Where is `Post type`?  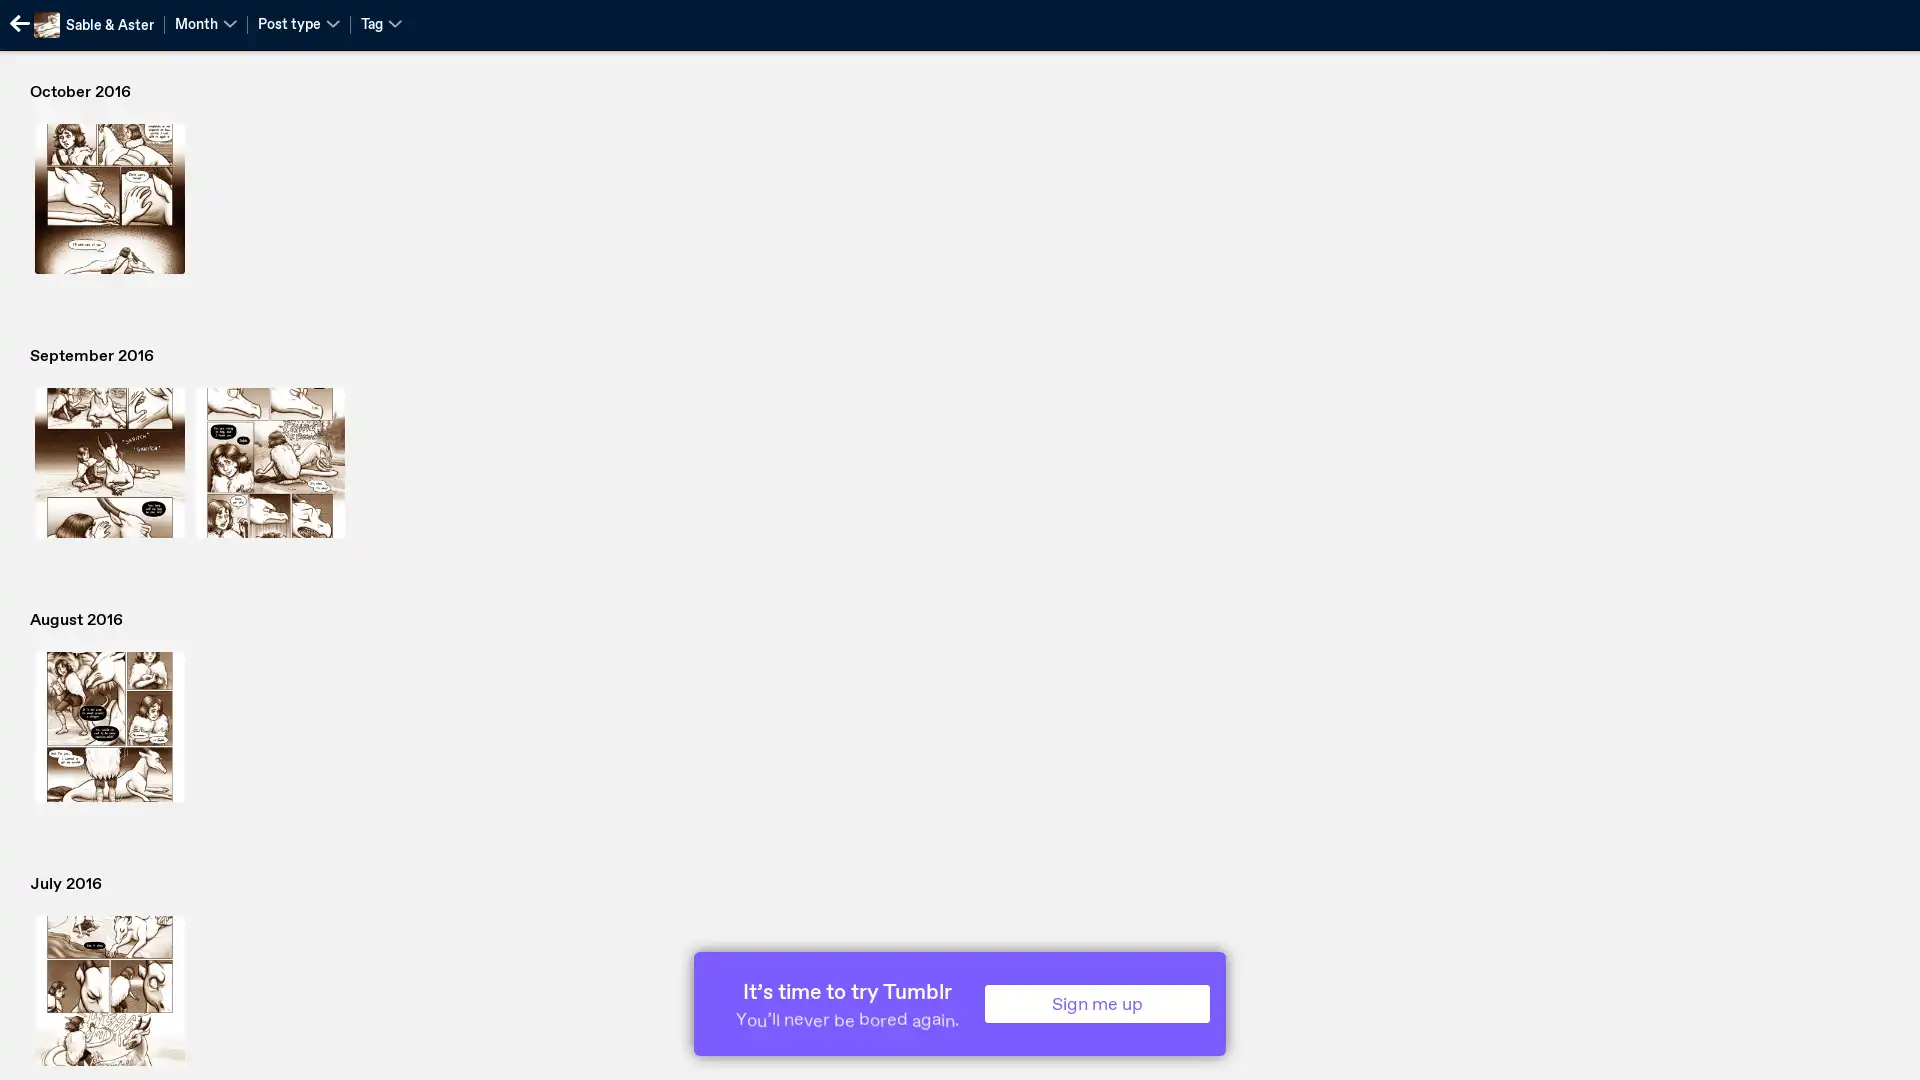
Post type is located at coordinates (297, 23).